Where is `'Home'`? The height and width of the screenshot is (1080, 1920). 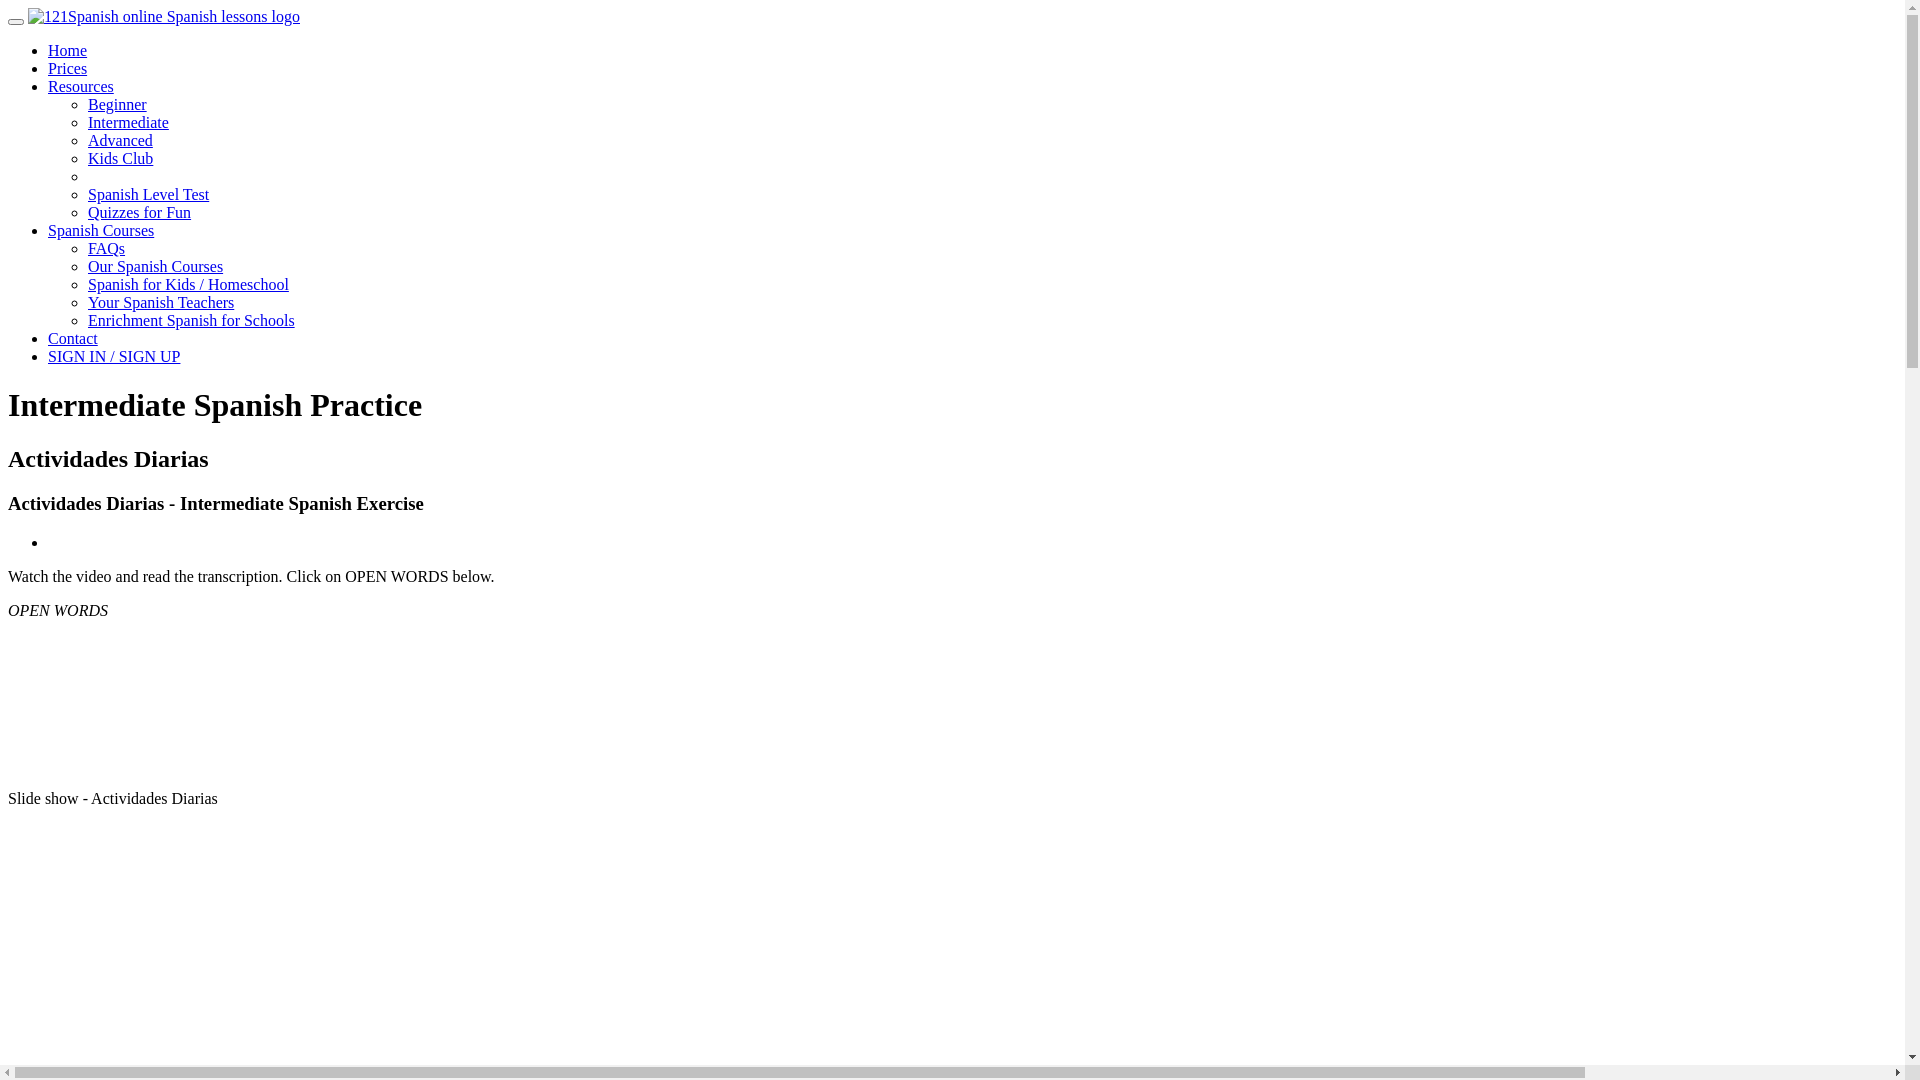 'Home' is located at coordinates (67, 49).